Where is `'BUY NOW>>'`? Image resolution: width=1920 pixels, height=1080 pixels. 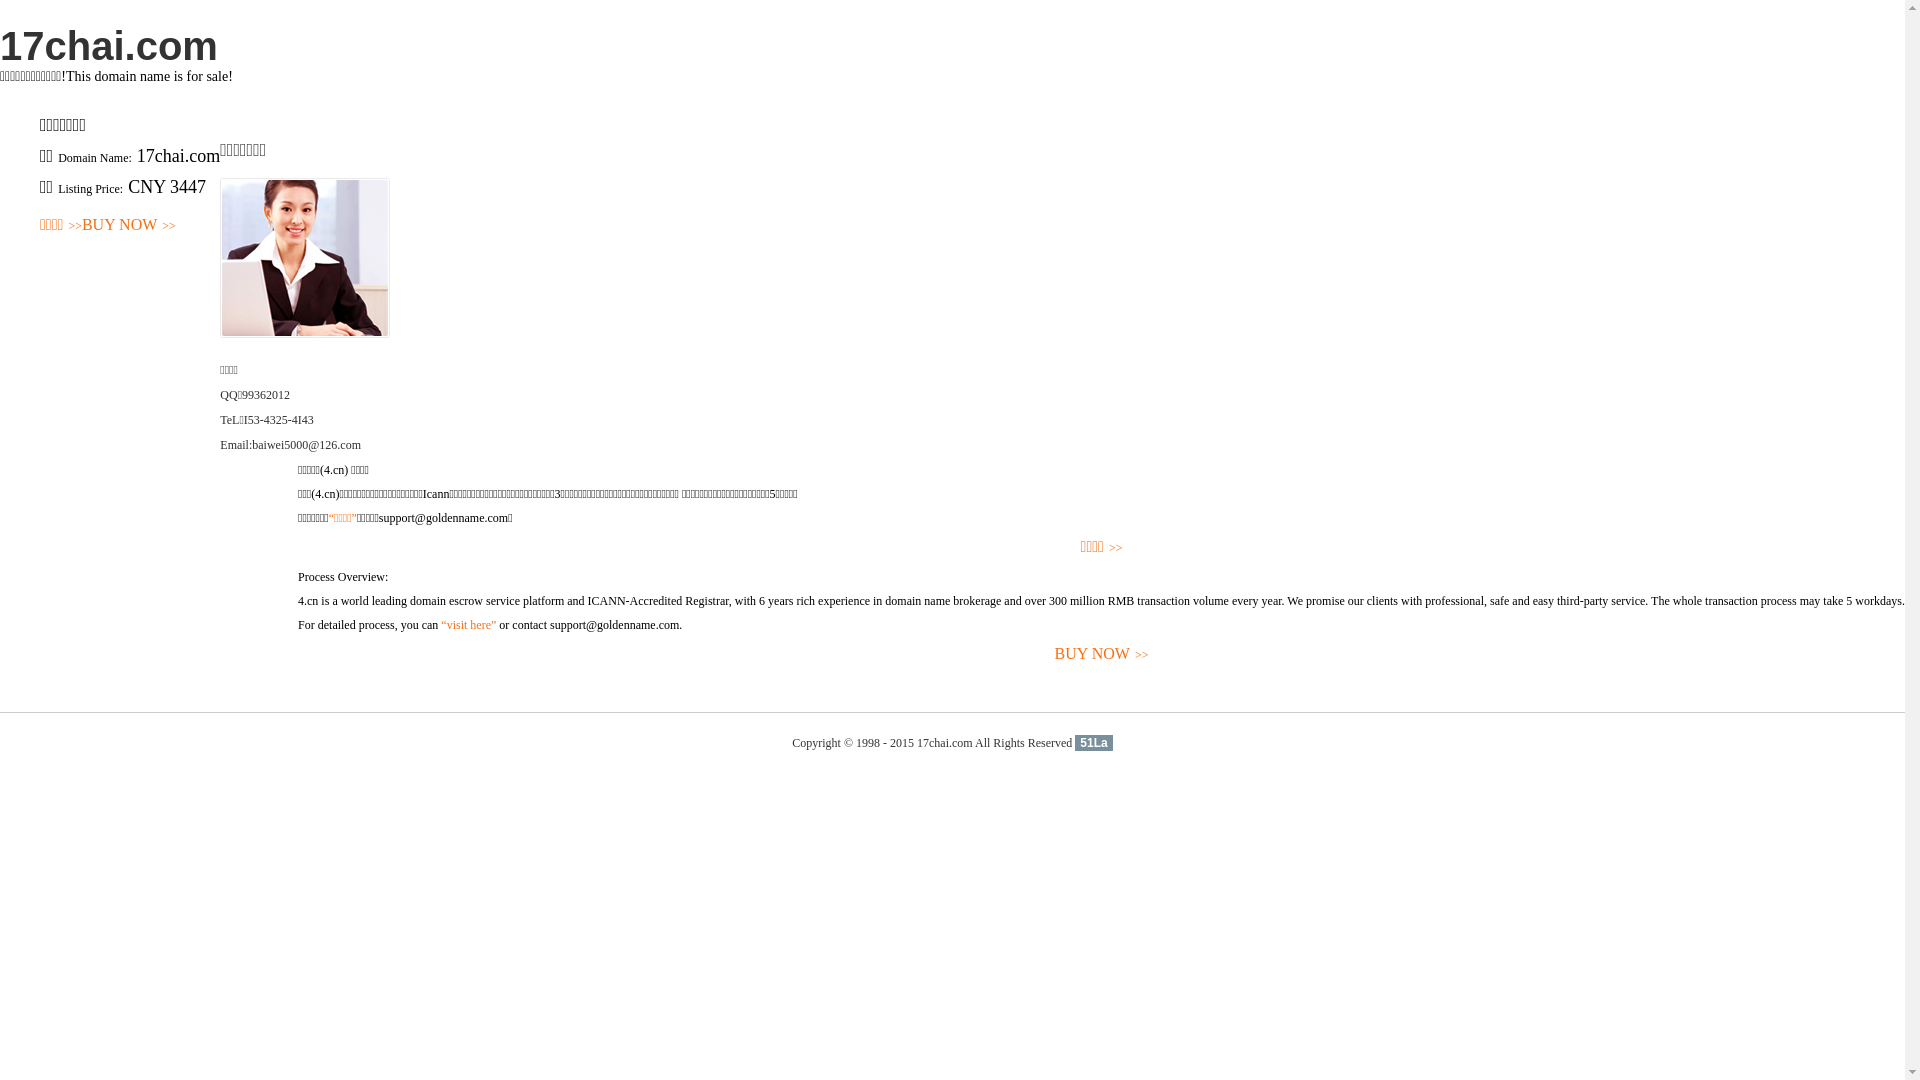
'BUY NOW>>' is located at coordinates (1100, 654).